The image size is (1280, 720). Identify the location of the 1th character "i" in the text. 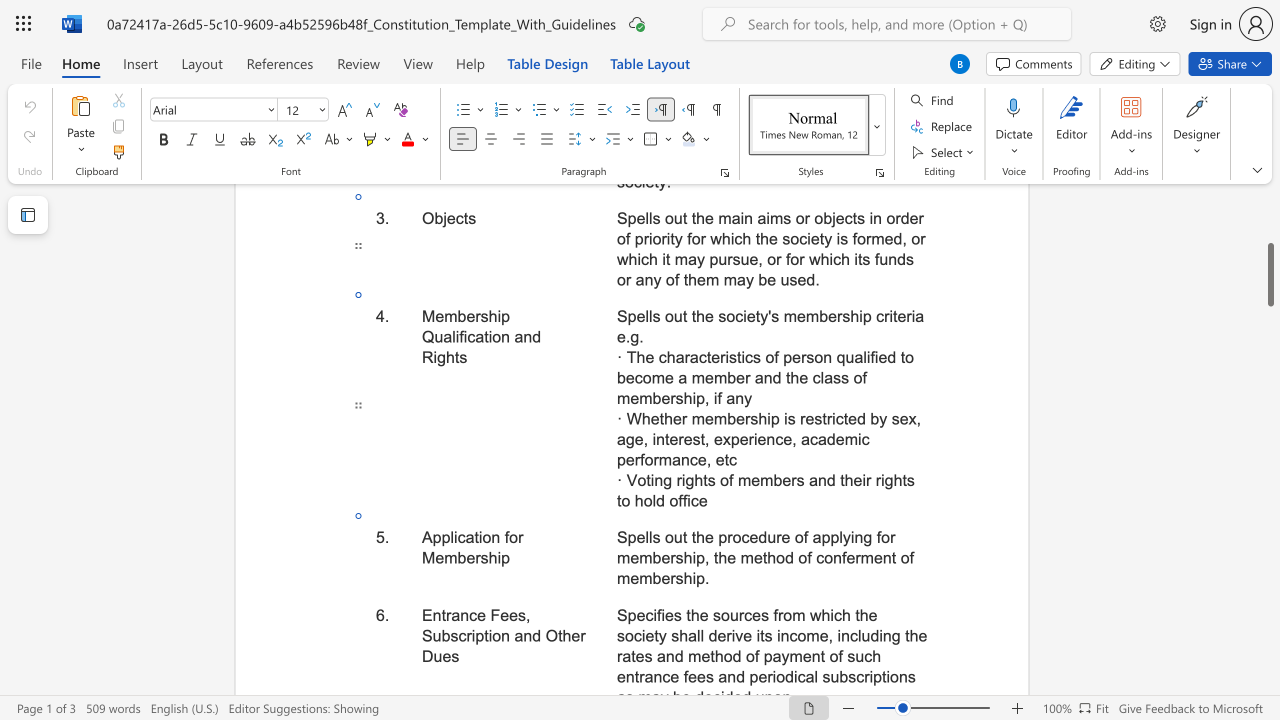
(852, 536).